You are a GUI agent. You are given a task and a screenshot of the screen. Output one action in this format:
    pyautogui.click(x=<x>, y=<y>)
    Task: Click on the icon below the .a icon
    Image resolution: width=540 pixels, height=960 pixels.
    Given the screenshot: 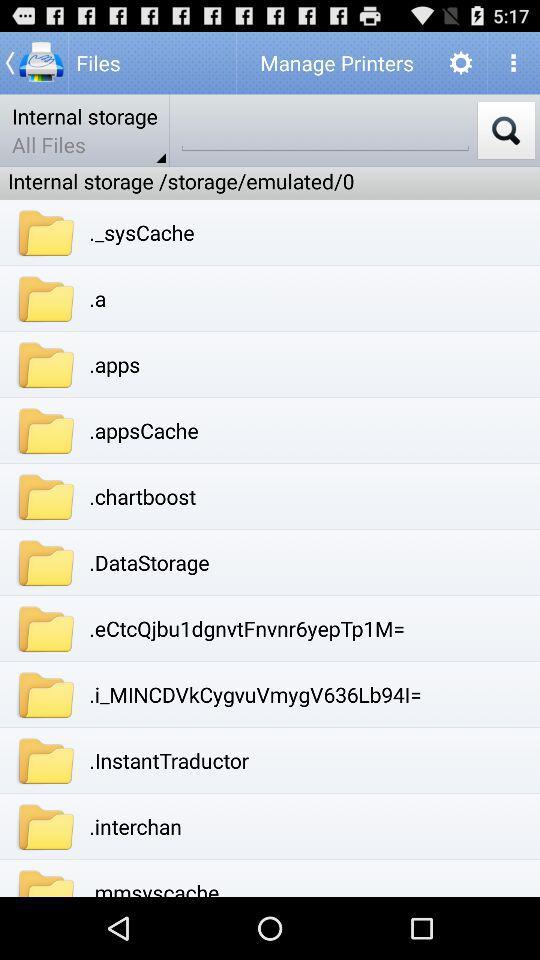 What is the action you would take?
    pyautogui.click(x=114, y=363)
    